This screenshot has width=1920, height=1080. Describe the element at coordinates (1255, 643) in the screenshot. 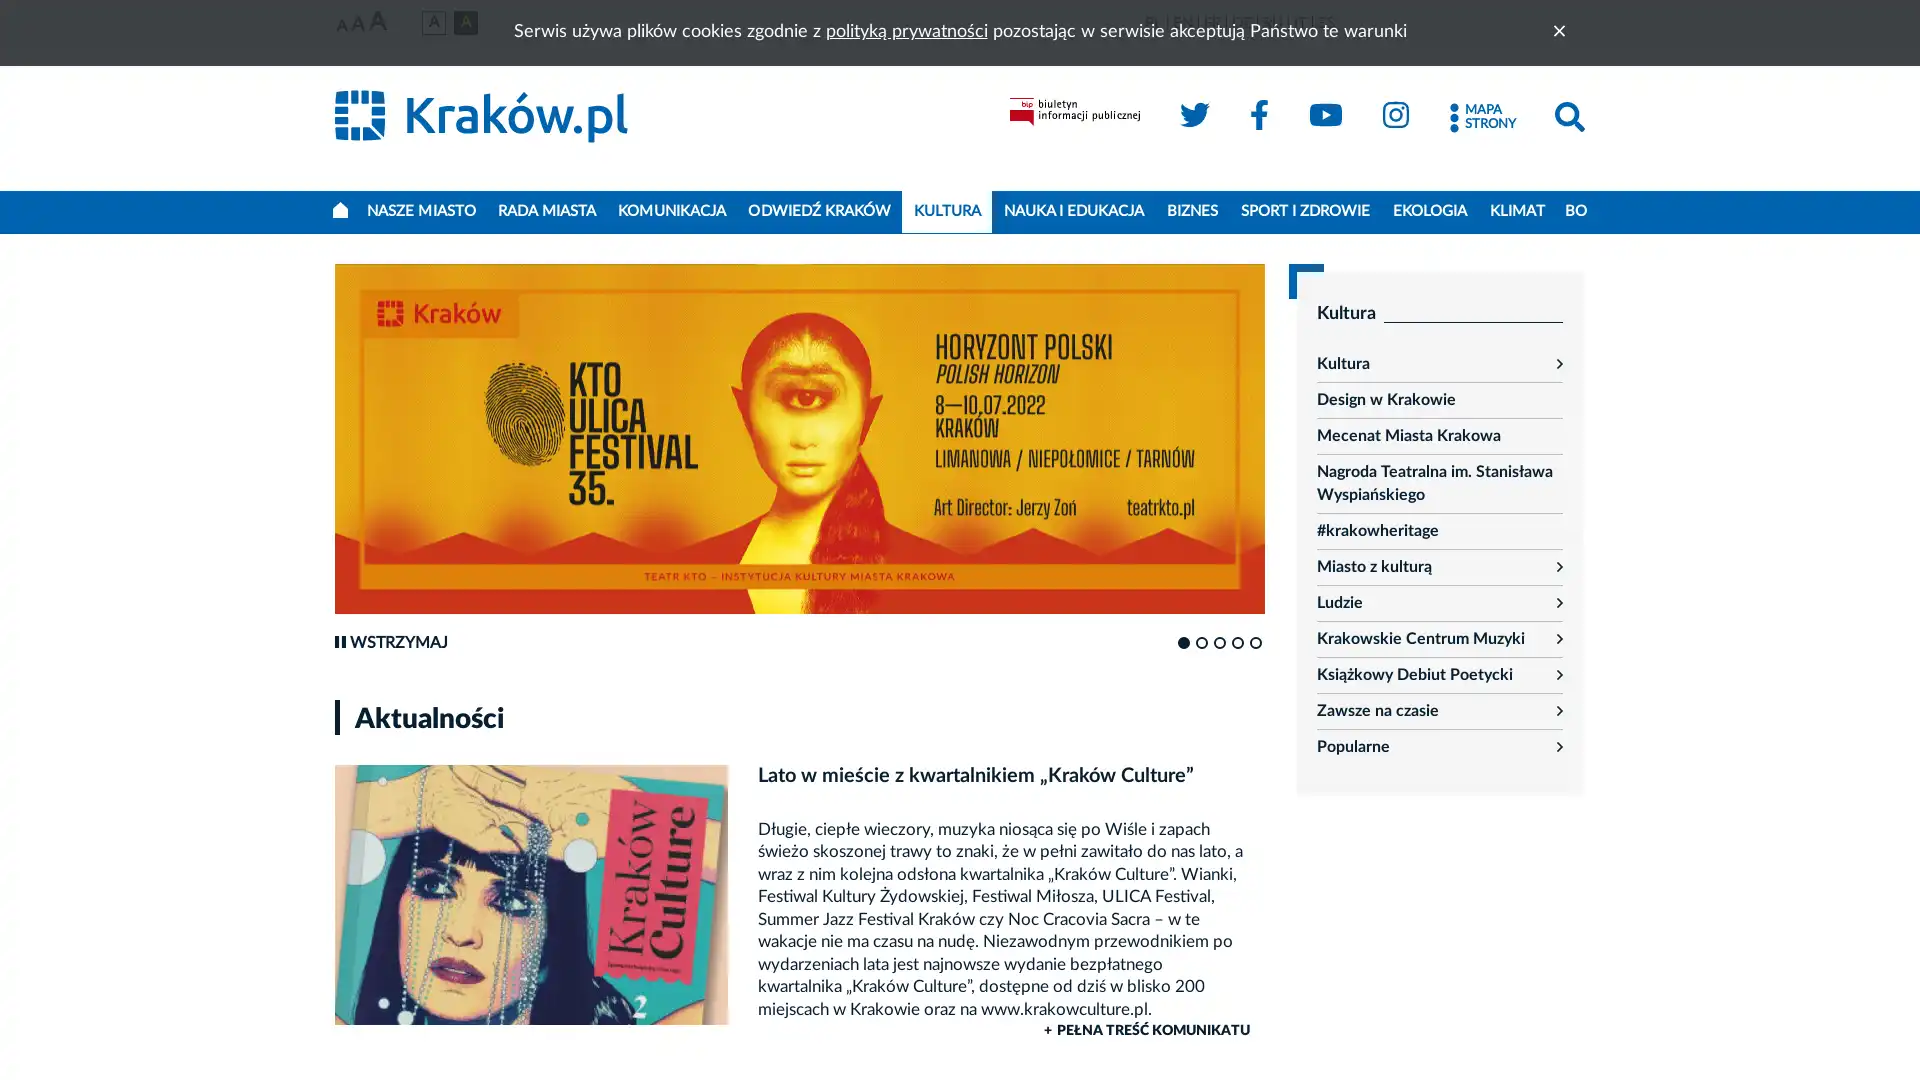

I see `Go to slide 5` at that location.